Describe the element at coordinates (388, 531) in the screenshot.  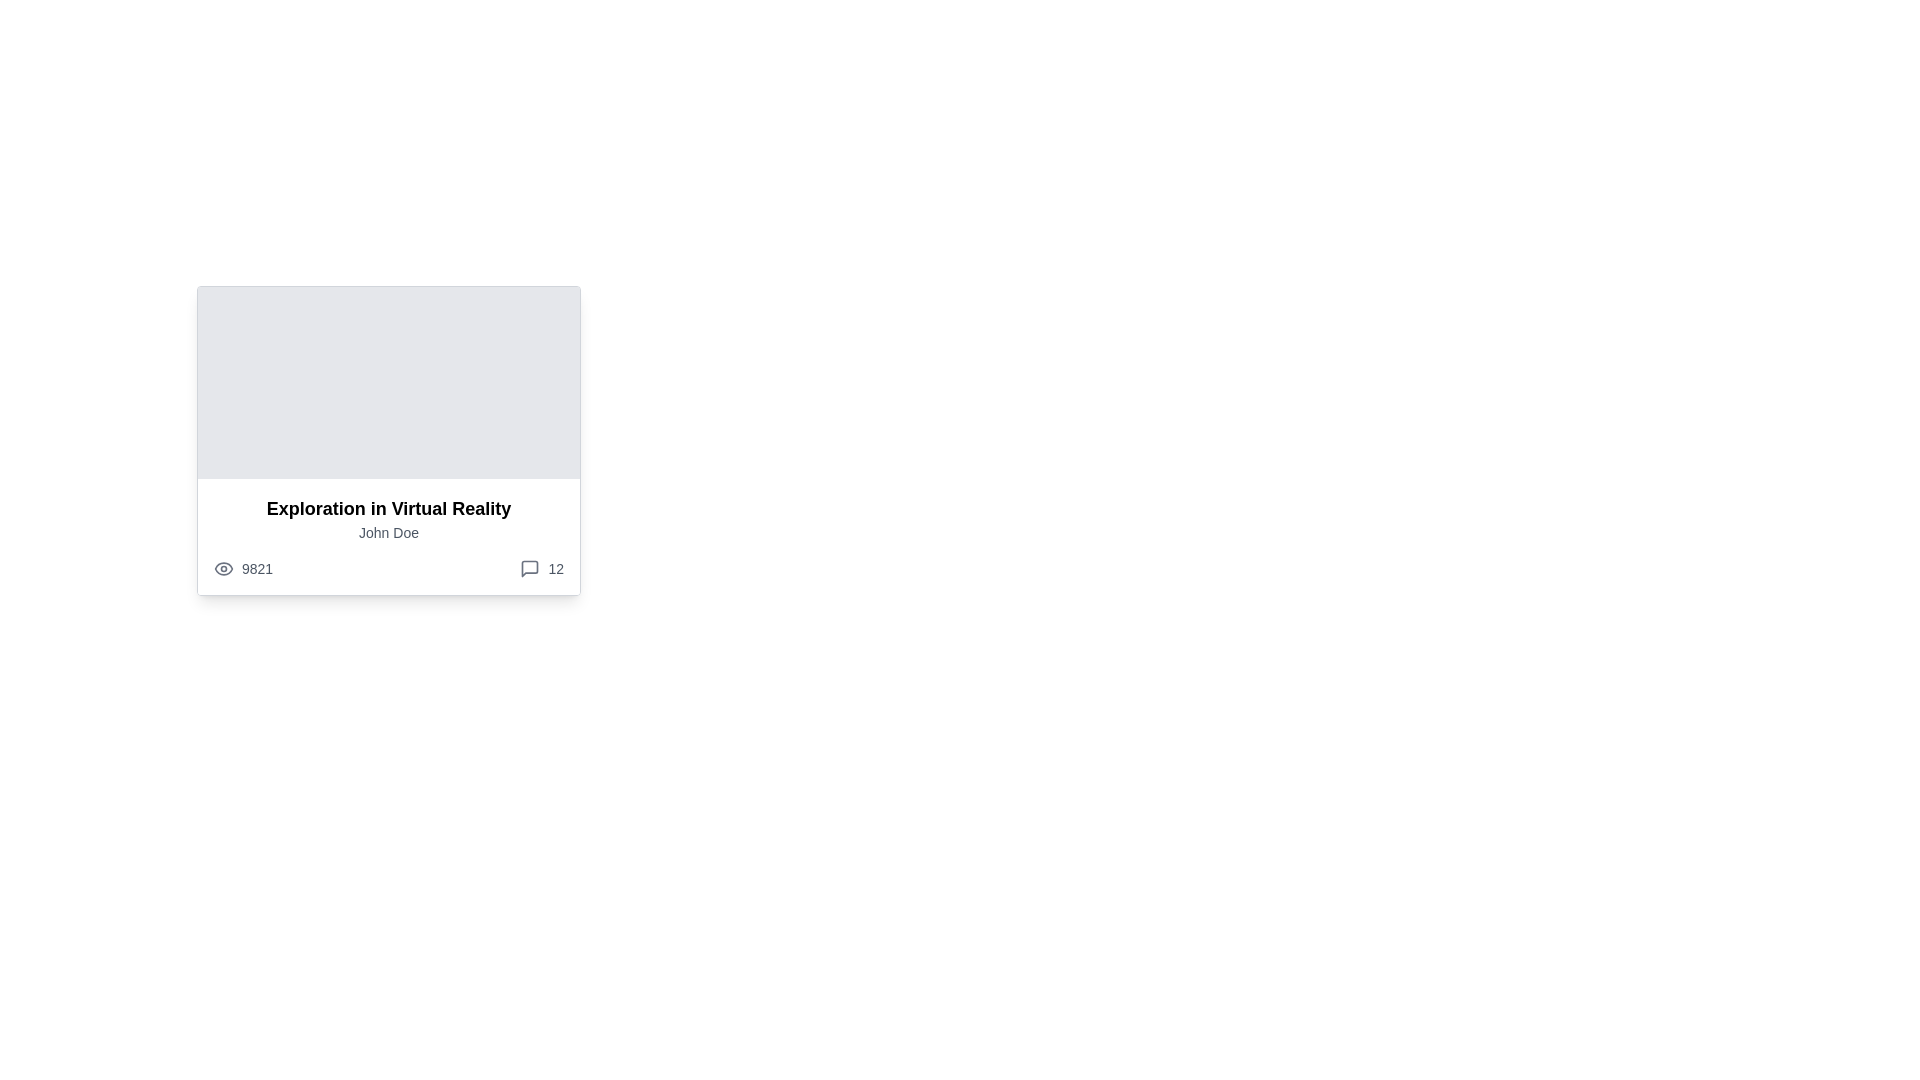
I see `the text label displaying 'John Doe', which is styled in gray and positioned below the title 'Exploration in Virtual Reality'` at that location.